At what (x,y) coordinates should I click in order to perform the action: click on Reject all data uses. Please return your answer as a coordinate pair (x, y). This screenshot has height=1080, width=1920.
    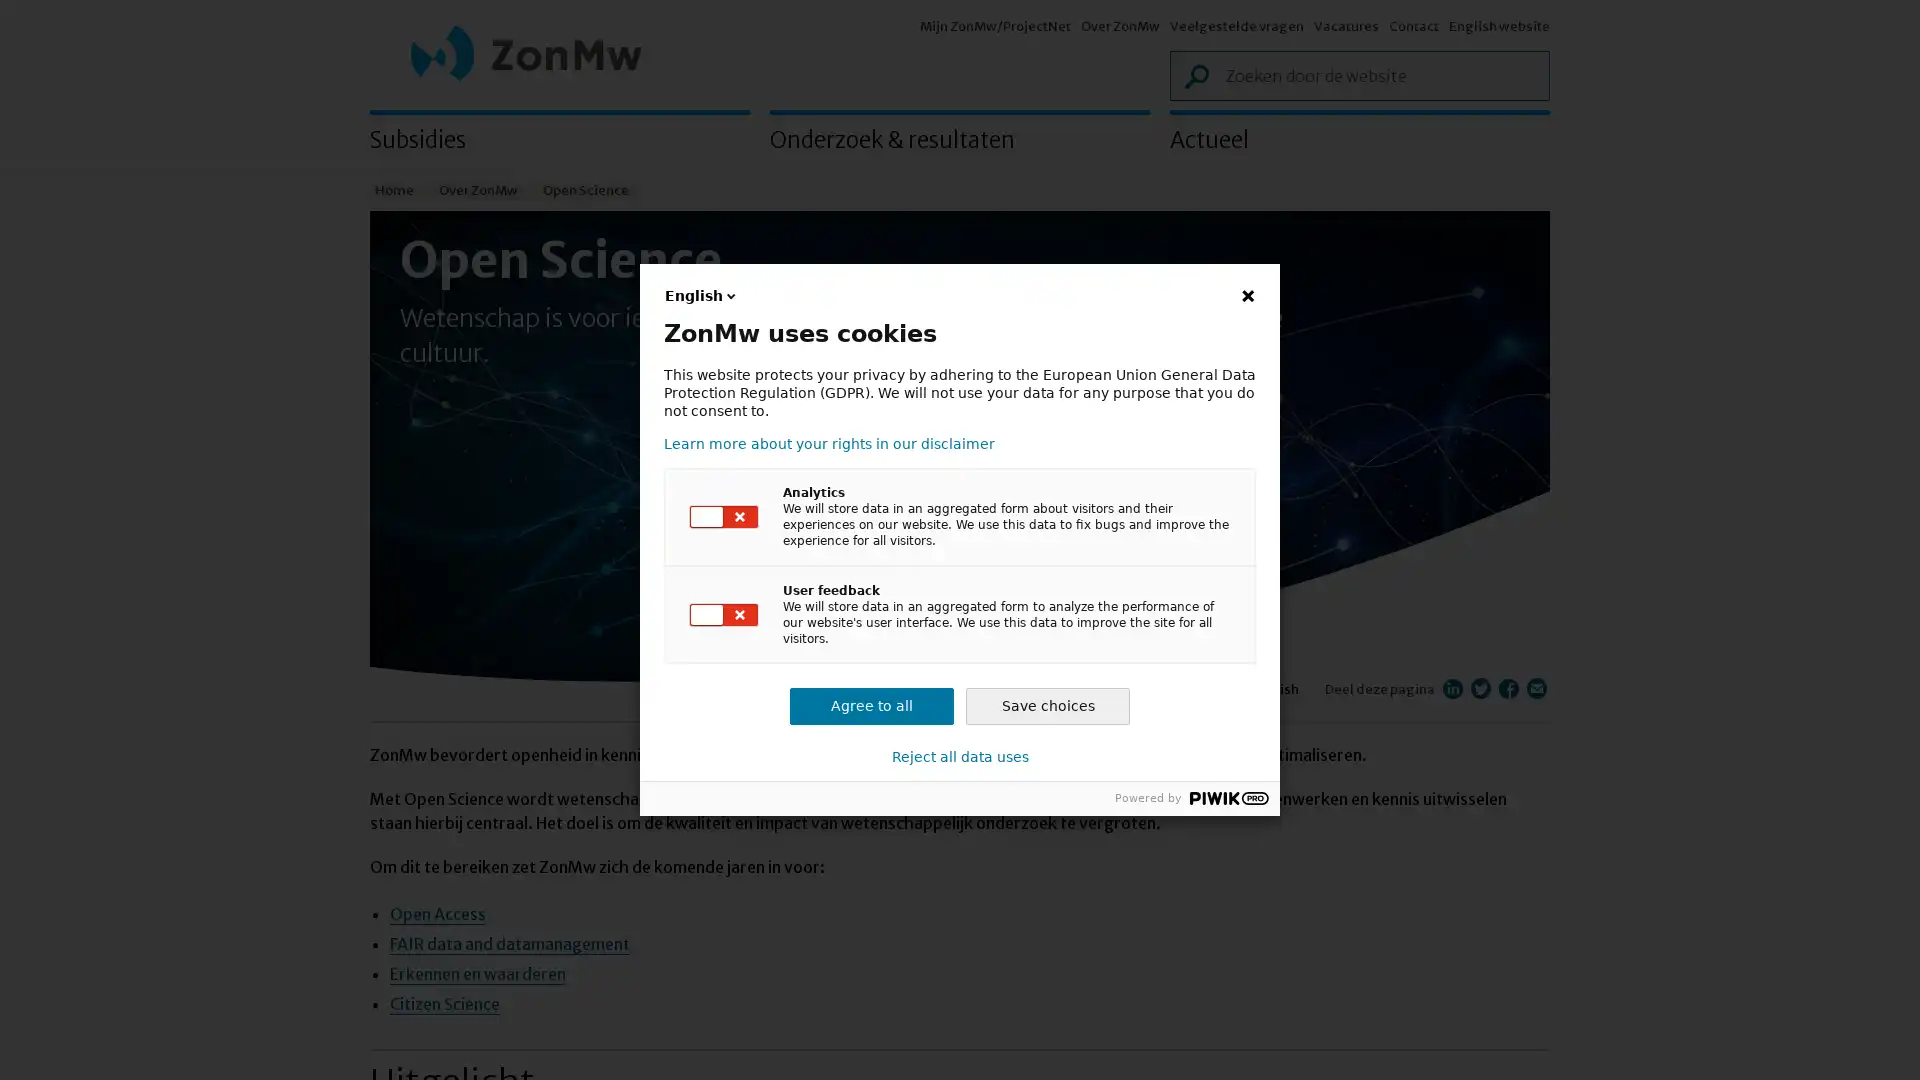
    Looking at the image, I should click on (958, 756).